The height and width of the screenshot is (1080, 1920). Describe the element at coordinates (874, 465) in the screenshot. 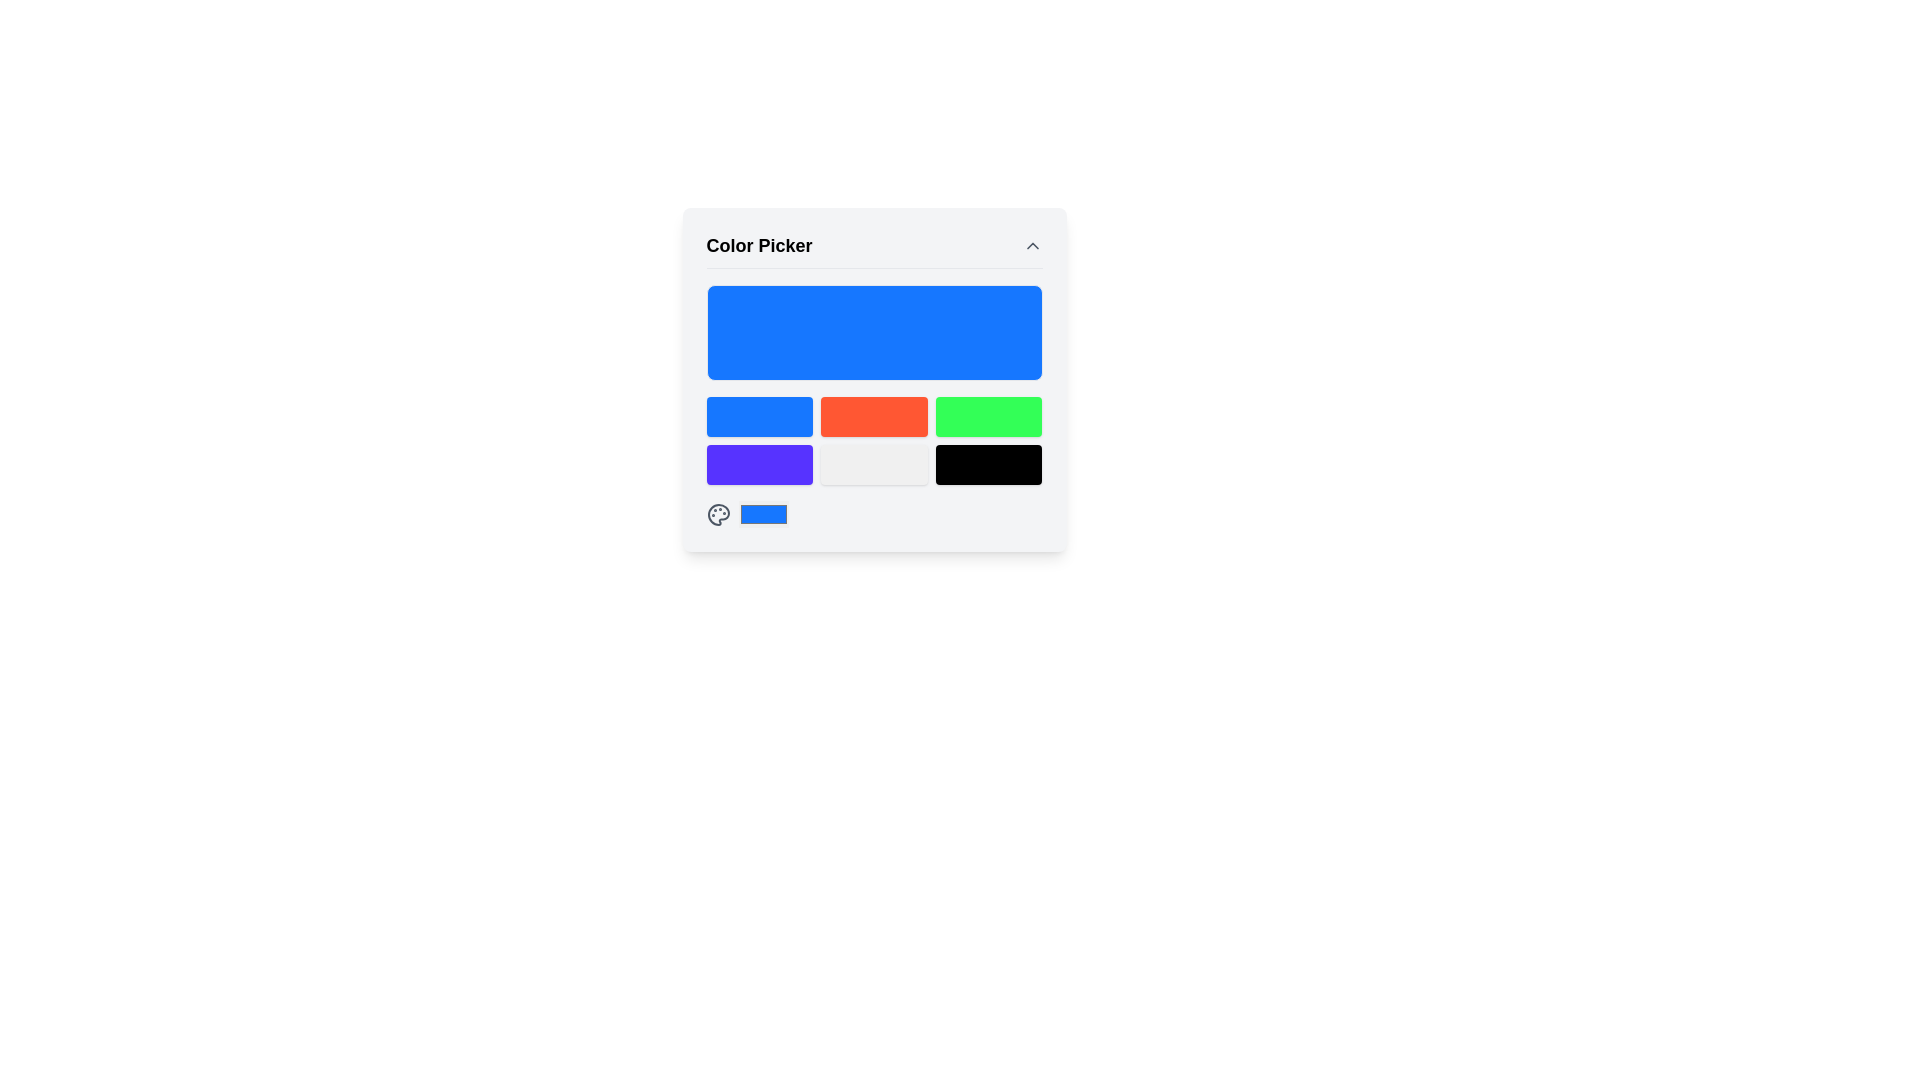

I see `the second button in the second row of the grid` at that location.